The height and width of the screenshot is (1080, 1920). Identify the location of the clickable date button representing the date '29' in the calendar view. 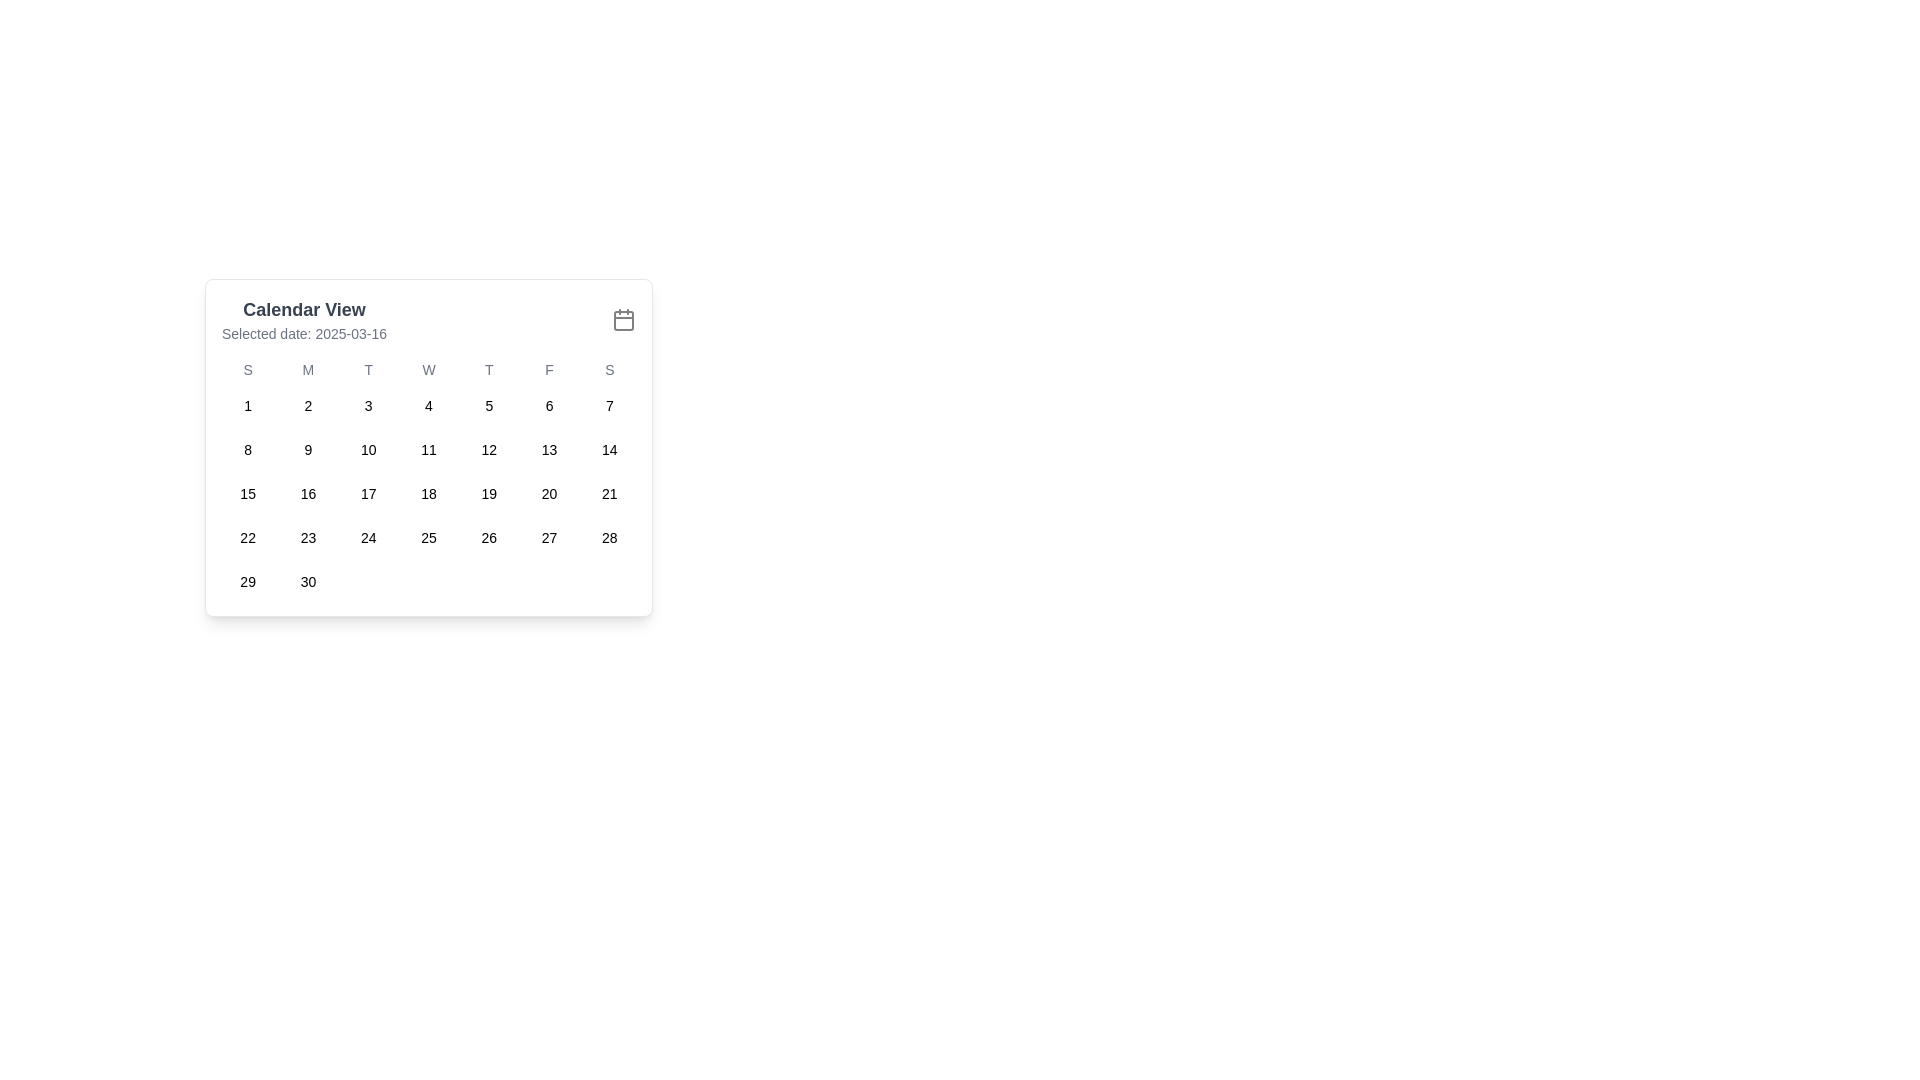
(247, 582).